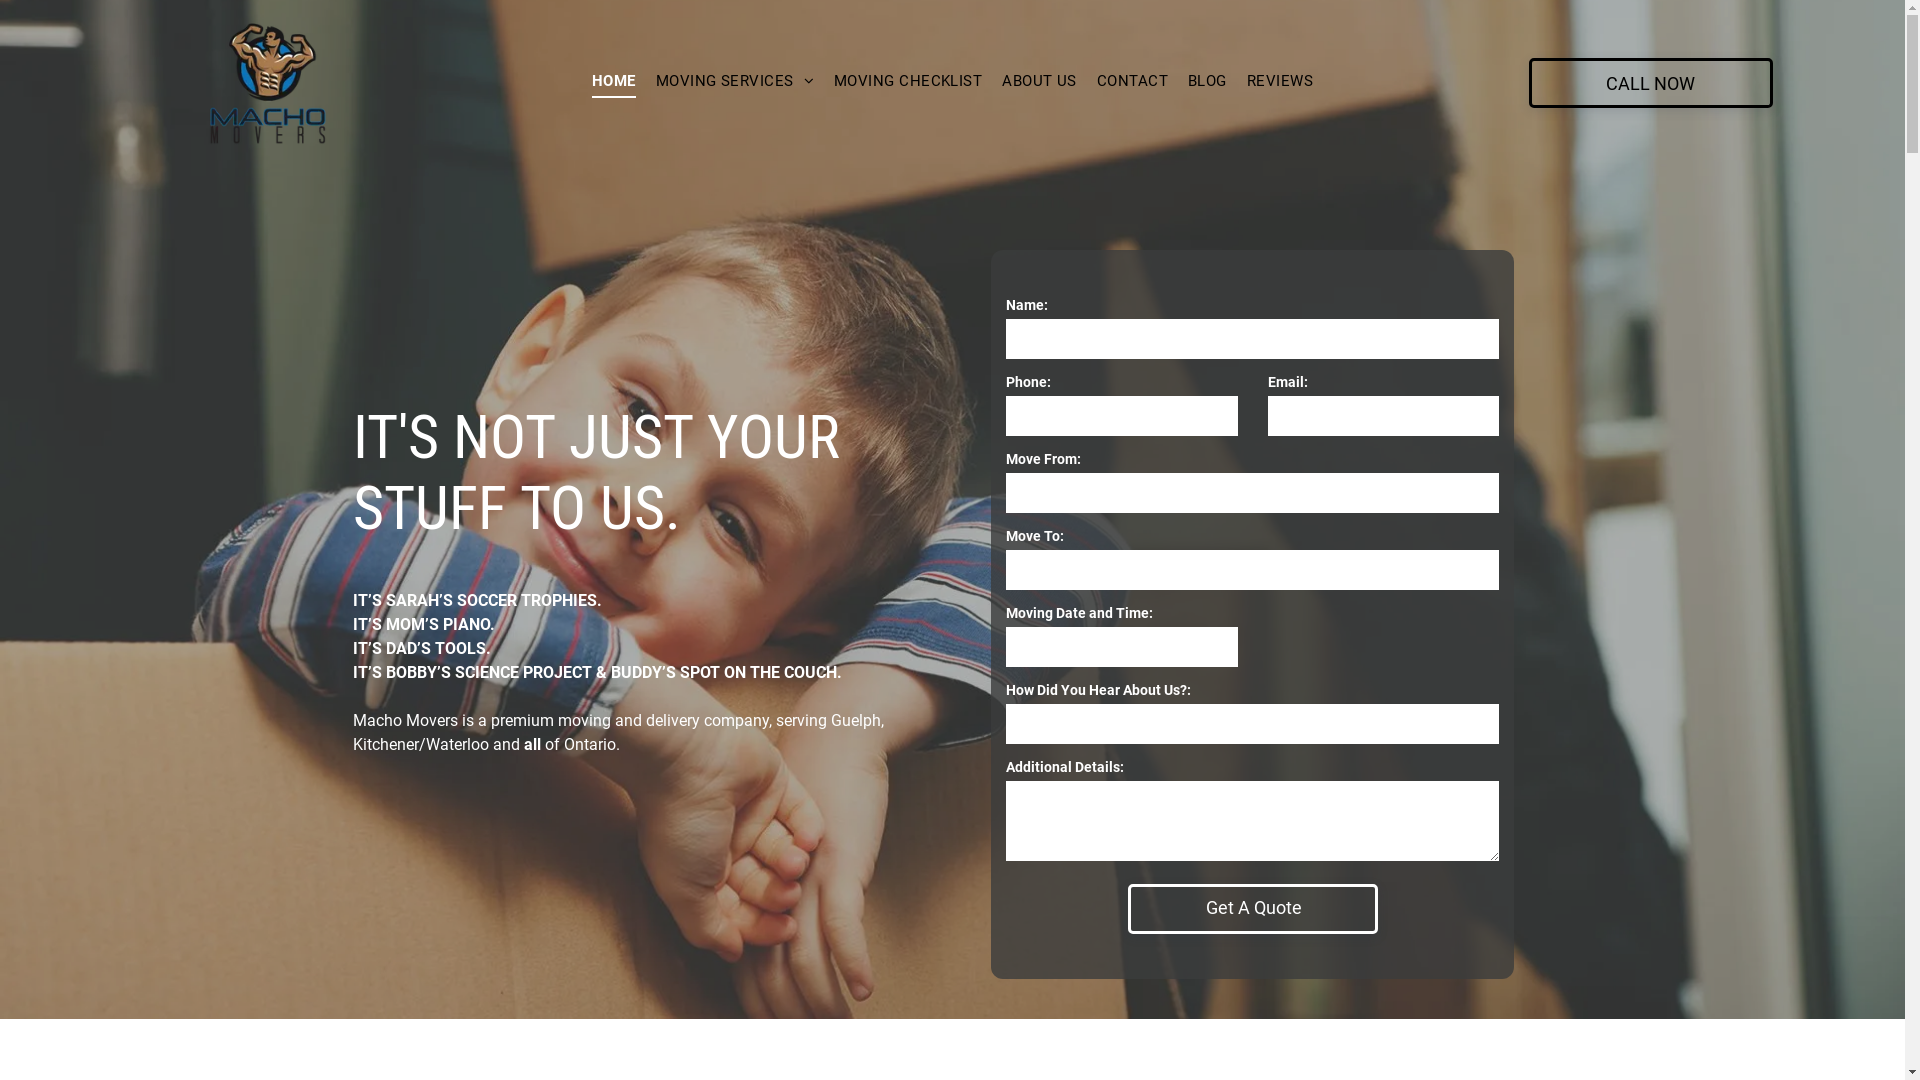 This screenshot has width=1920, height=1080. I want to click on 'BLOG', so click(1206, 80).